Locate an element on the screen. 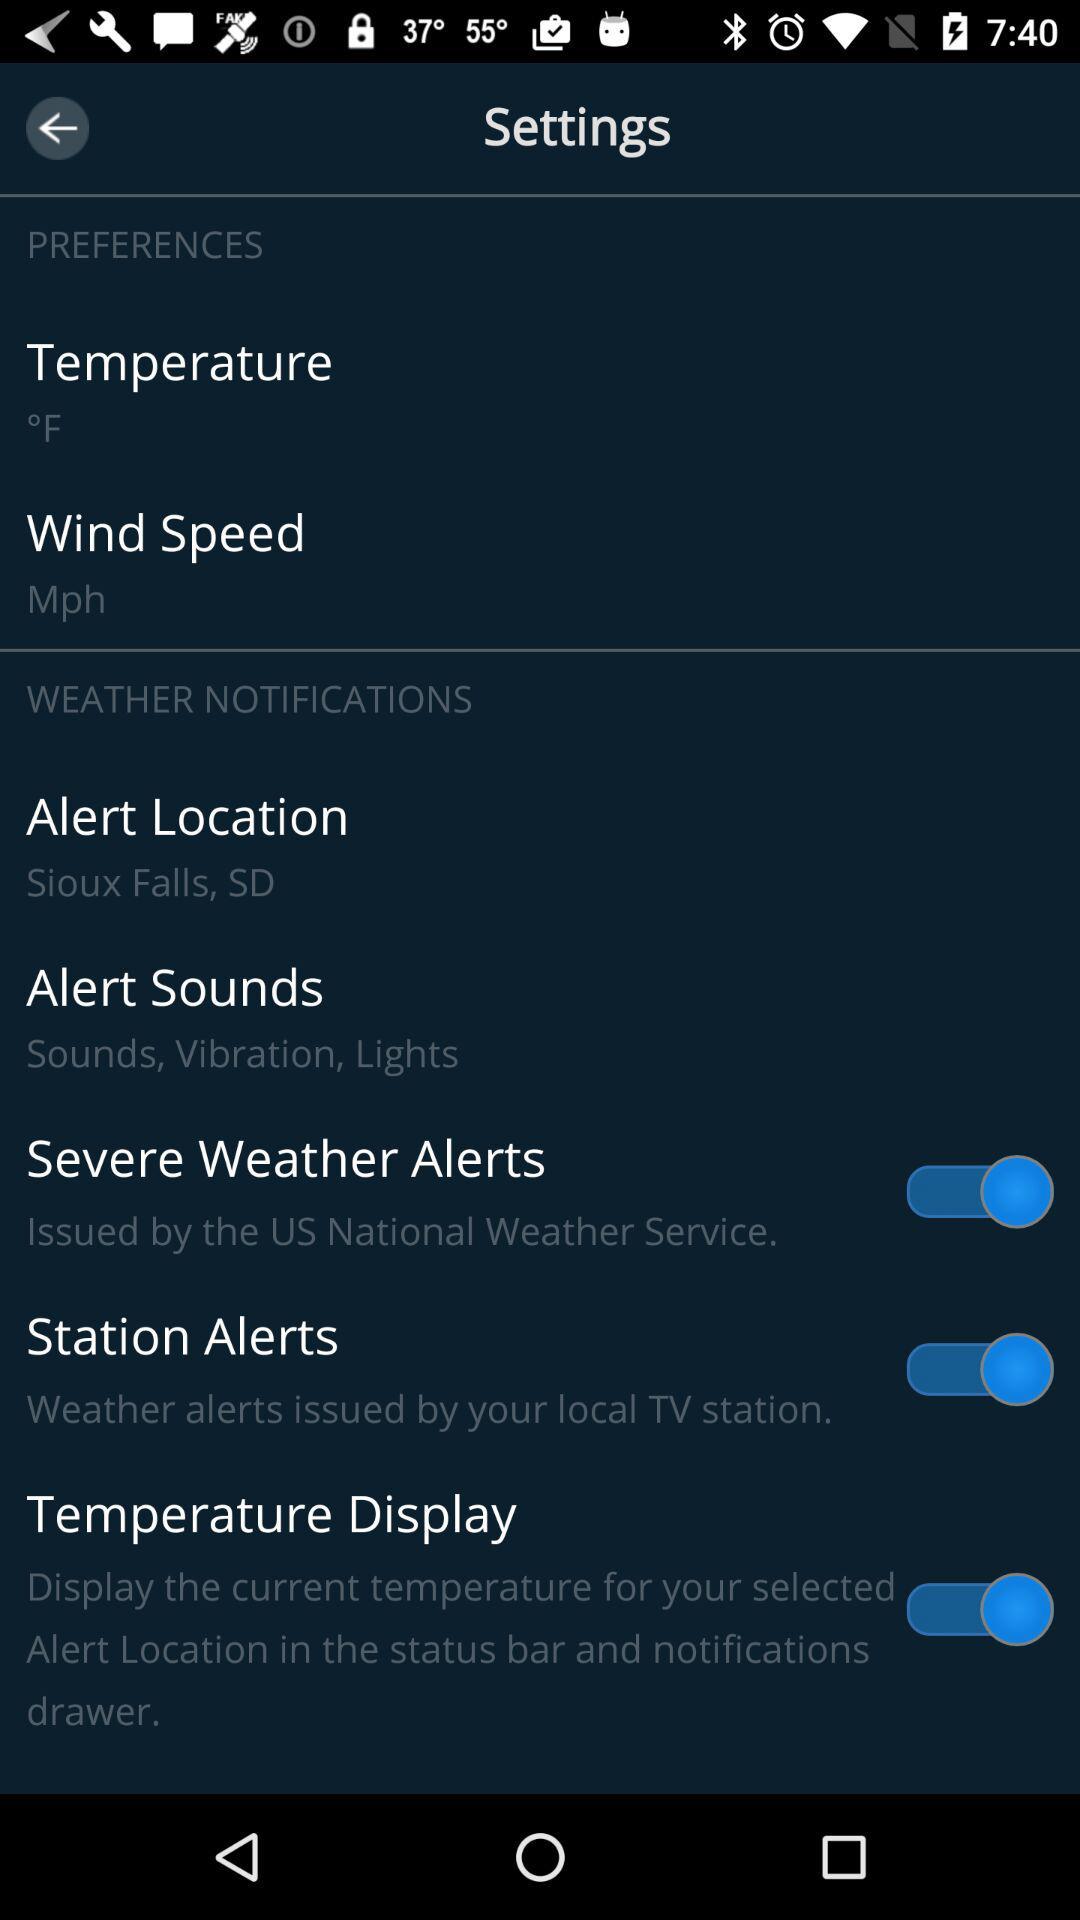 The height and width of the screenshot is (1920, 1080). item above the severe weather alerts icon is located at coordinates (540, 1017).